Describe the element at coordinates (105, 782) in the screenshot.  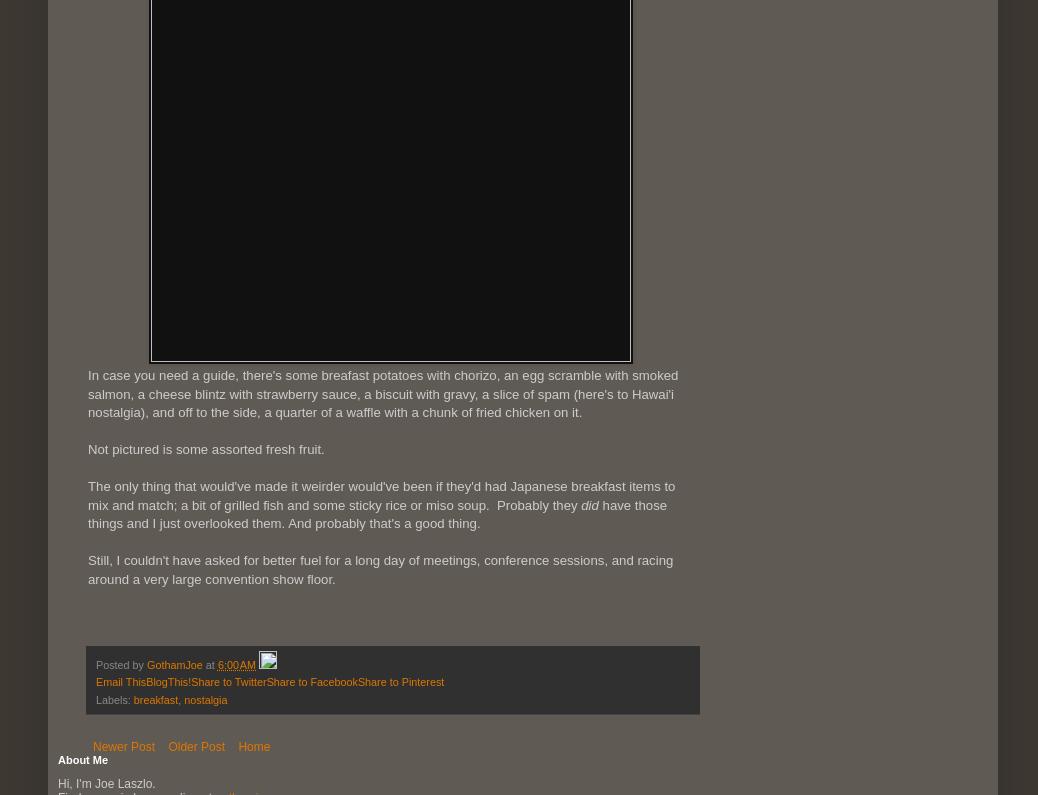
I see `'Hi, I'm Joe Laszlo.'` at that location.